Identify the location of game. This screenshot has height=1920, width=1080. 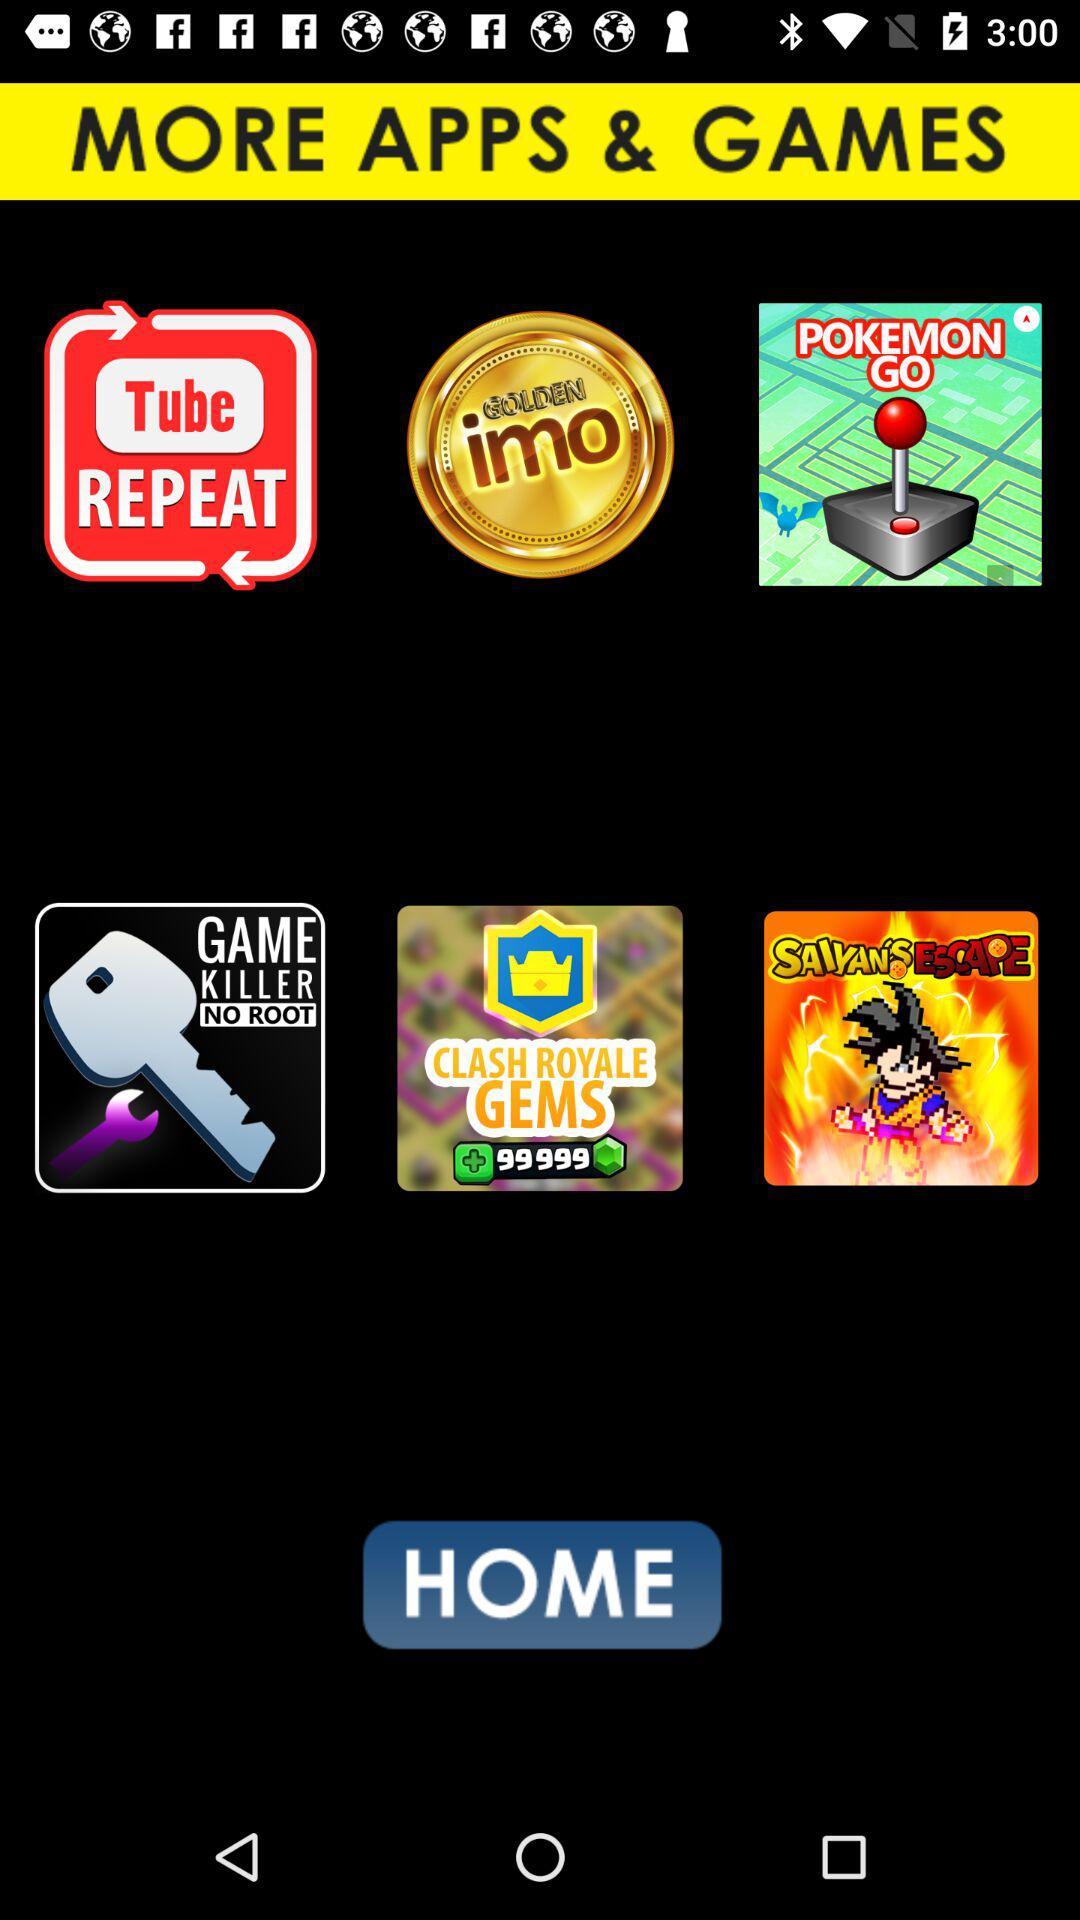
(540, 1047).